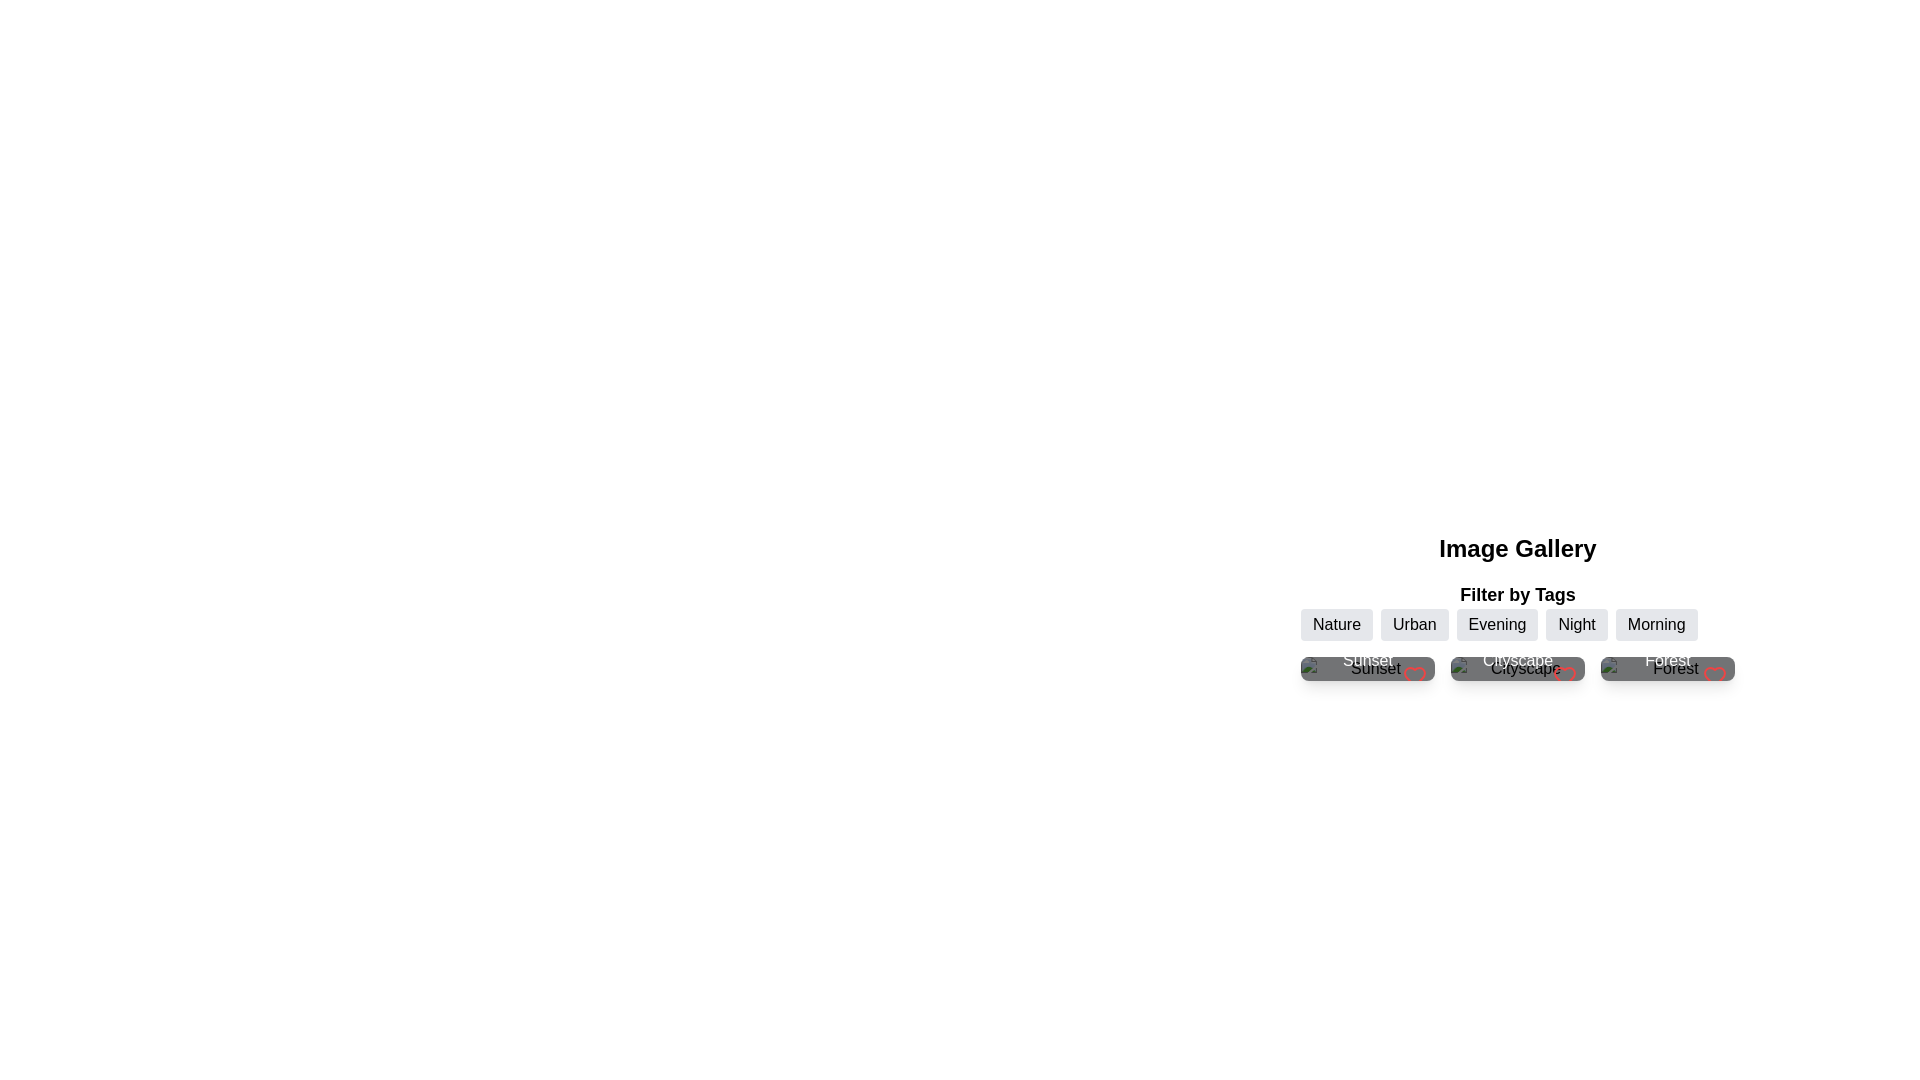 Image resolution: width=1920 pixels, height=1080 pixels. I want to click on the 'Morning' button, which is the fifth button in a row under the 'Filter by Tags' section of the 'Image Gallery', to apply the morning filter, so click(1656, 623).